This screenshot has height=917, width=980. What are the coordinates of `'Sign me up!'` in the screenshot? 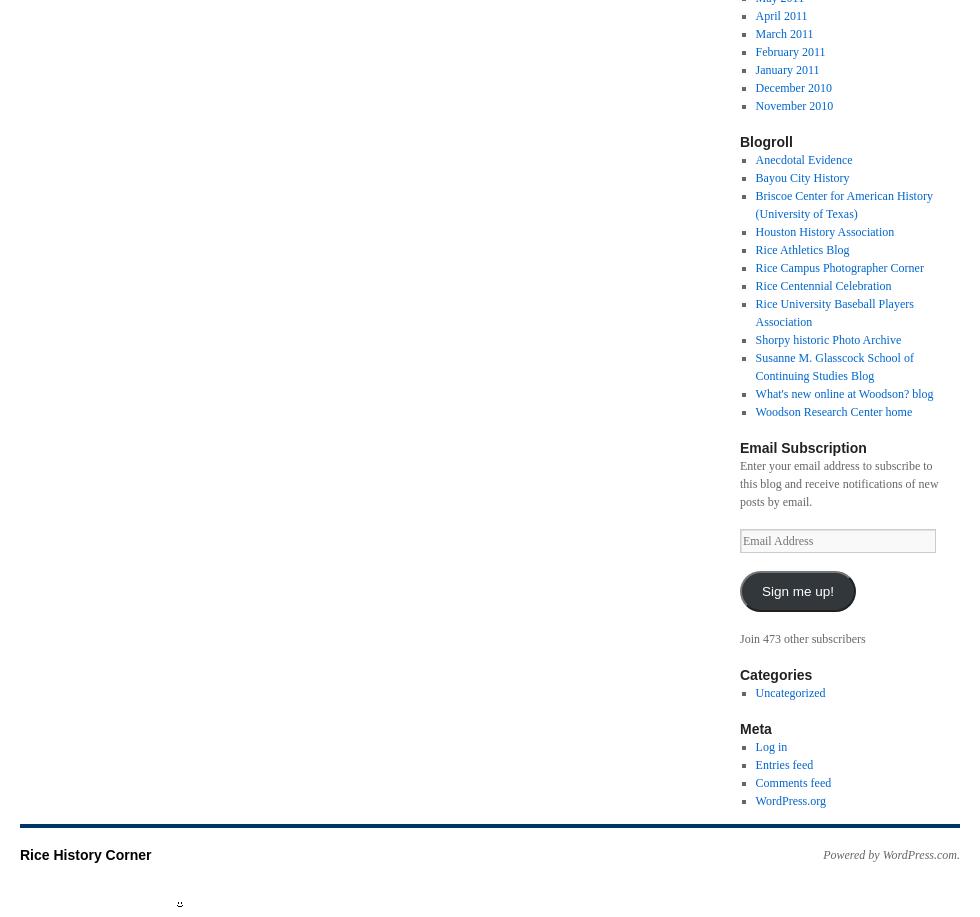 It's located at (797, 590).